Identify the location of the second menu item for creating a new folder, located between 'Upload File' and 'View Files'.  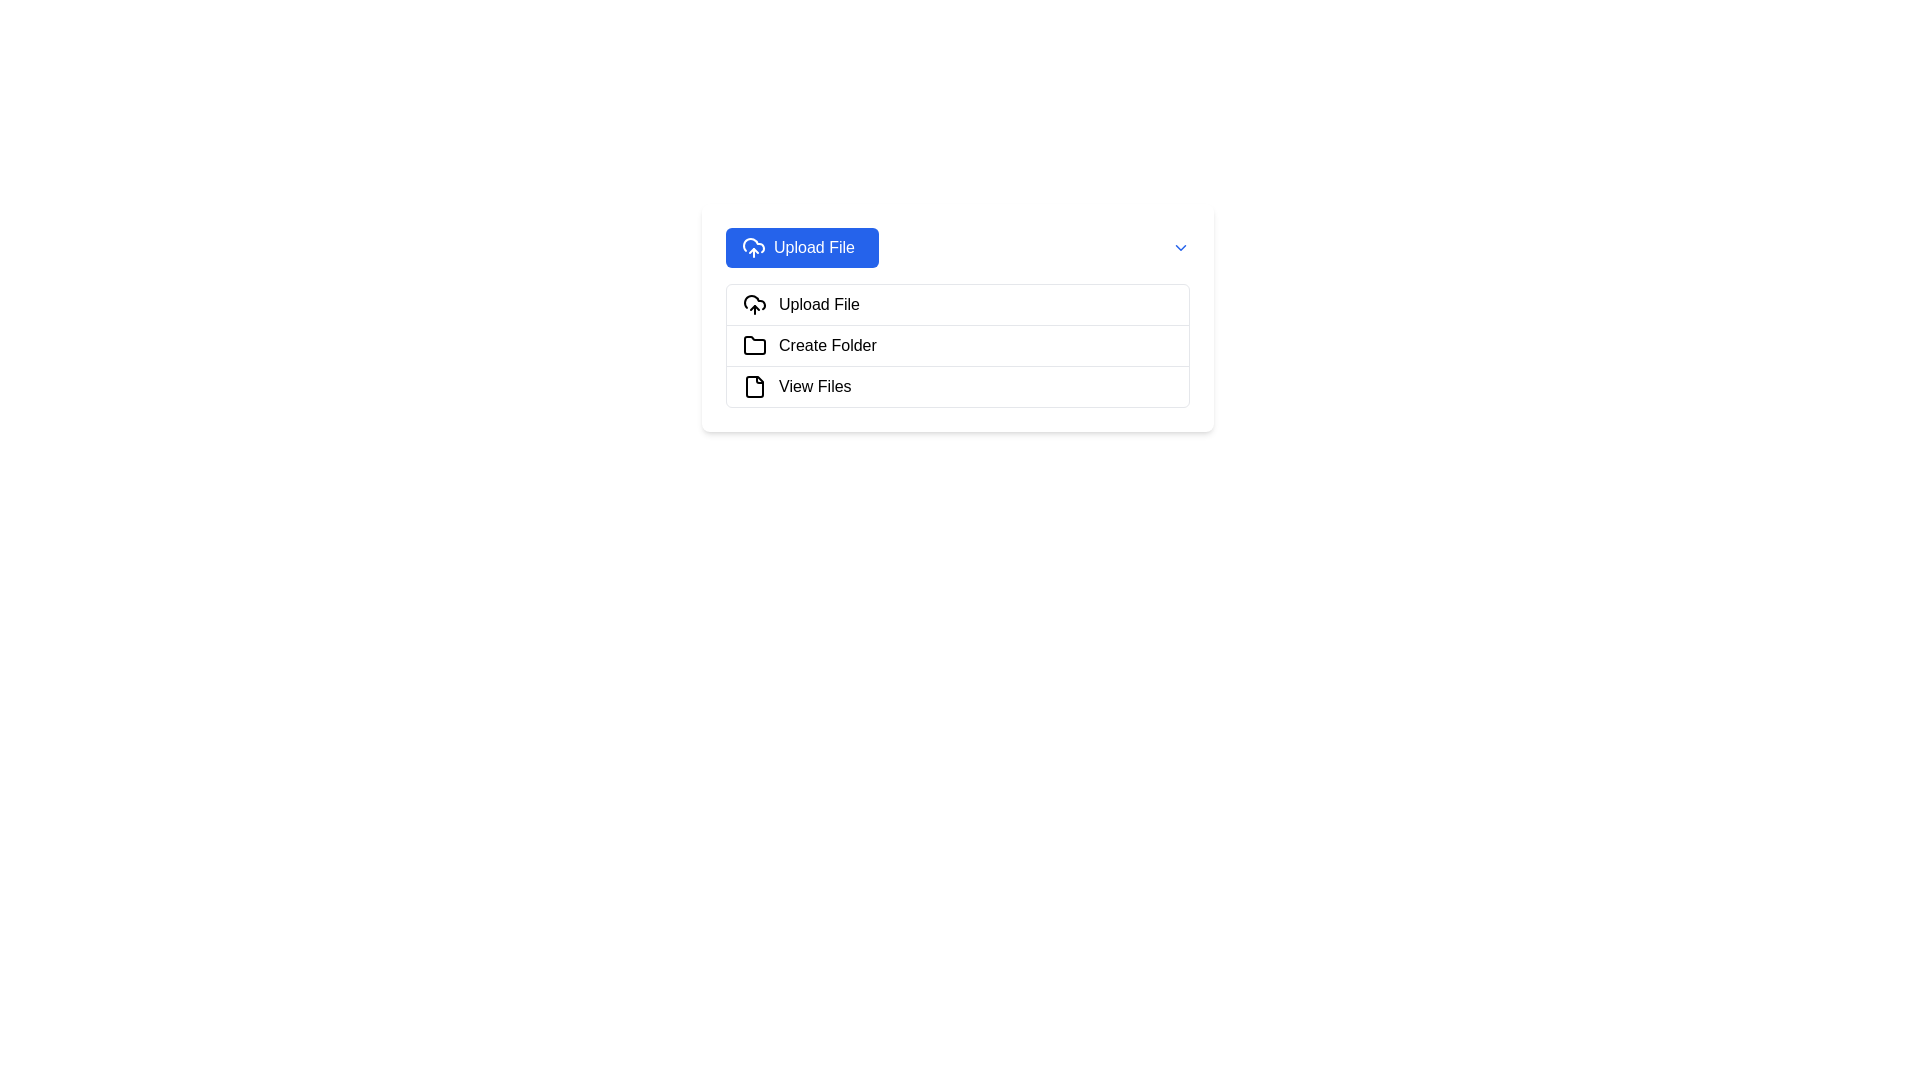
(957, 343).